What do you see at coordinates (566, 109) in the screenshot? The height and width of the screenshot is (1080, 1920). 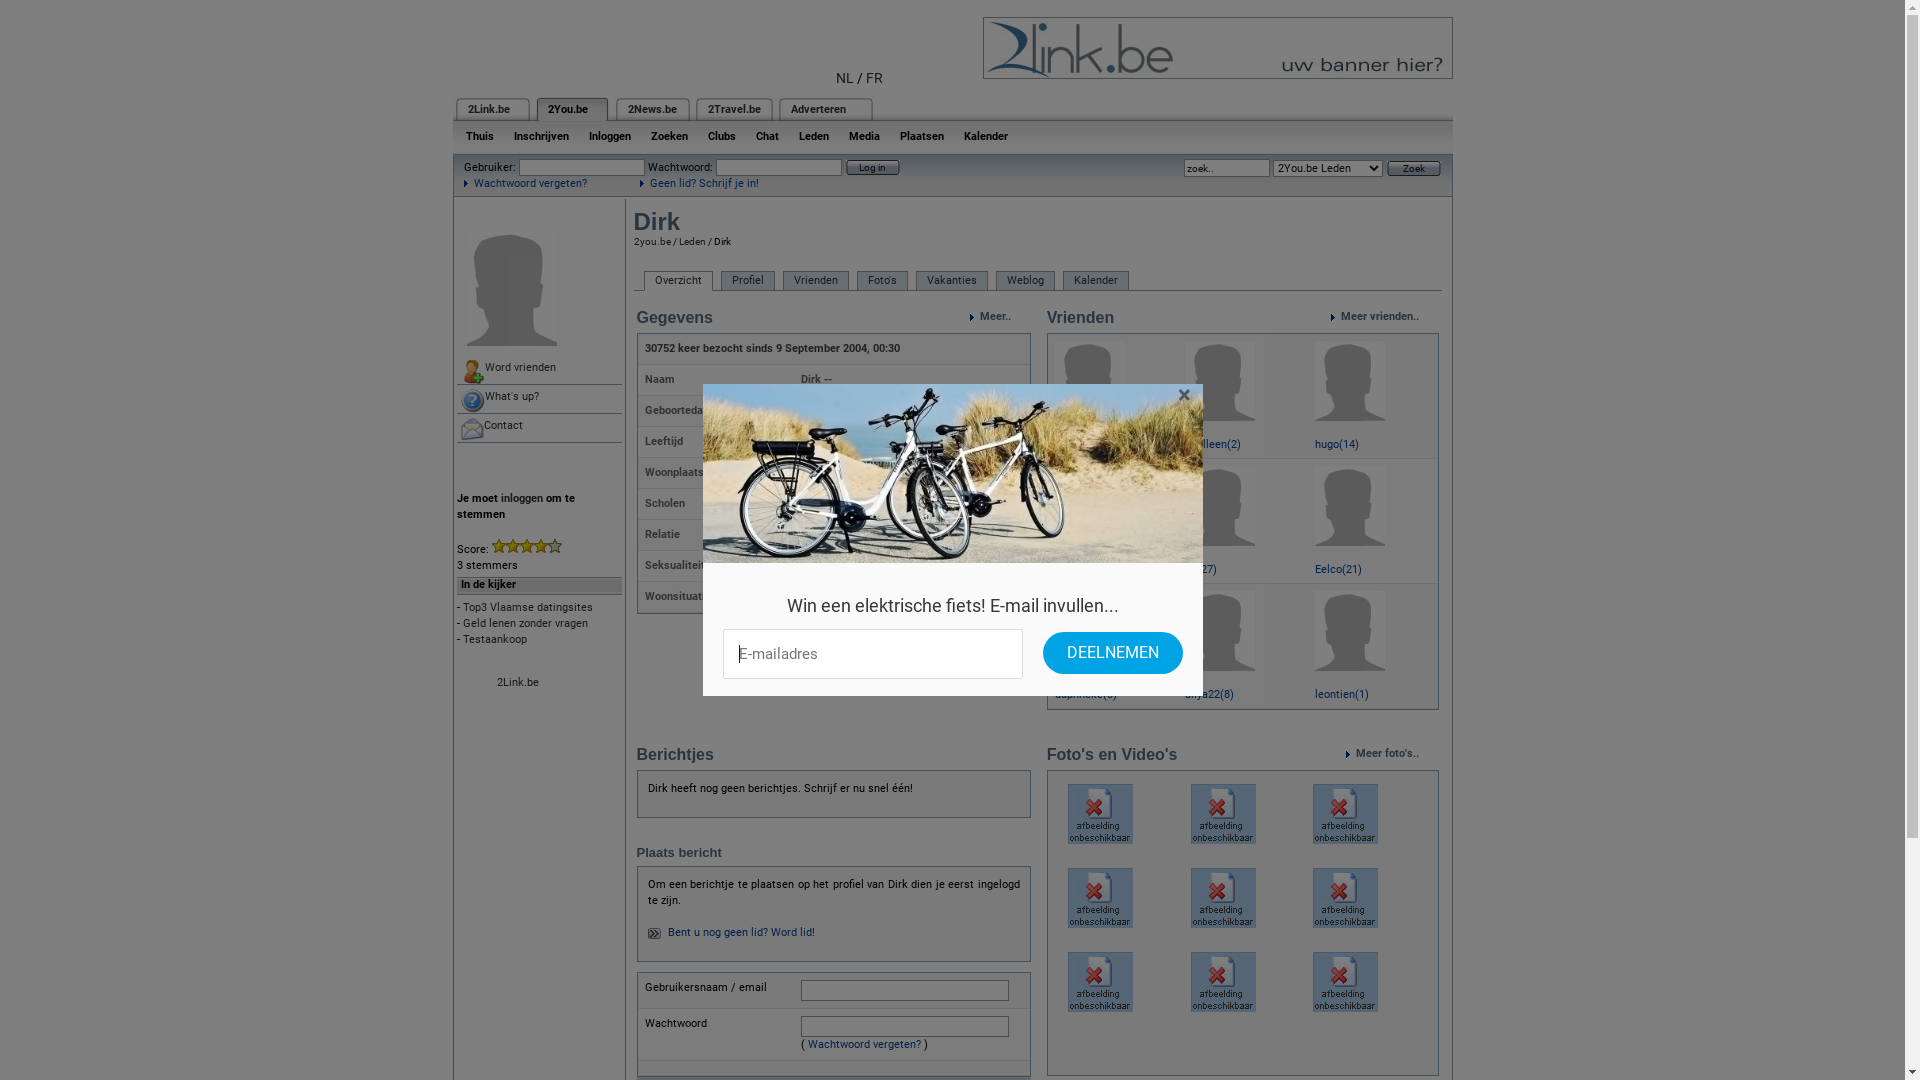 I see `'2You.be'` at bounding box center [566, 109].